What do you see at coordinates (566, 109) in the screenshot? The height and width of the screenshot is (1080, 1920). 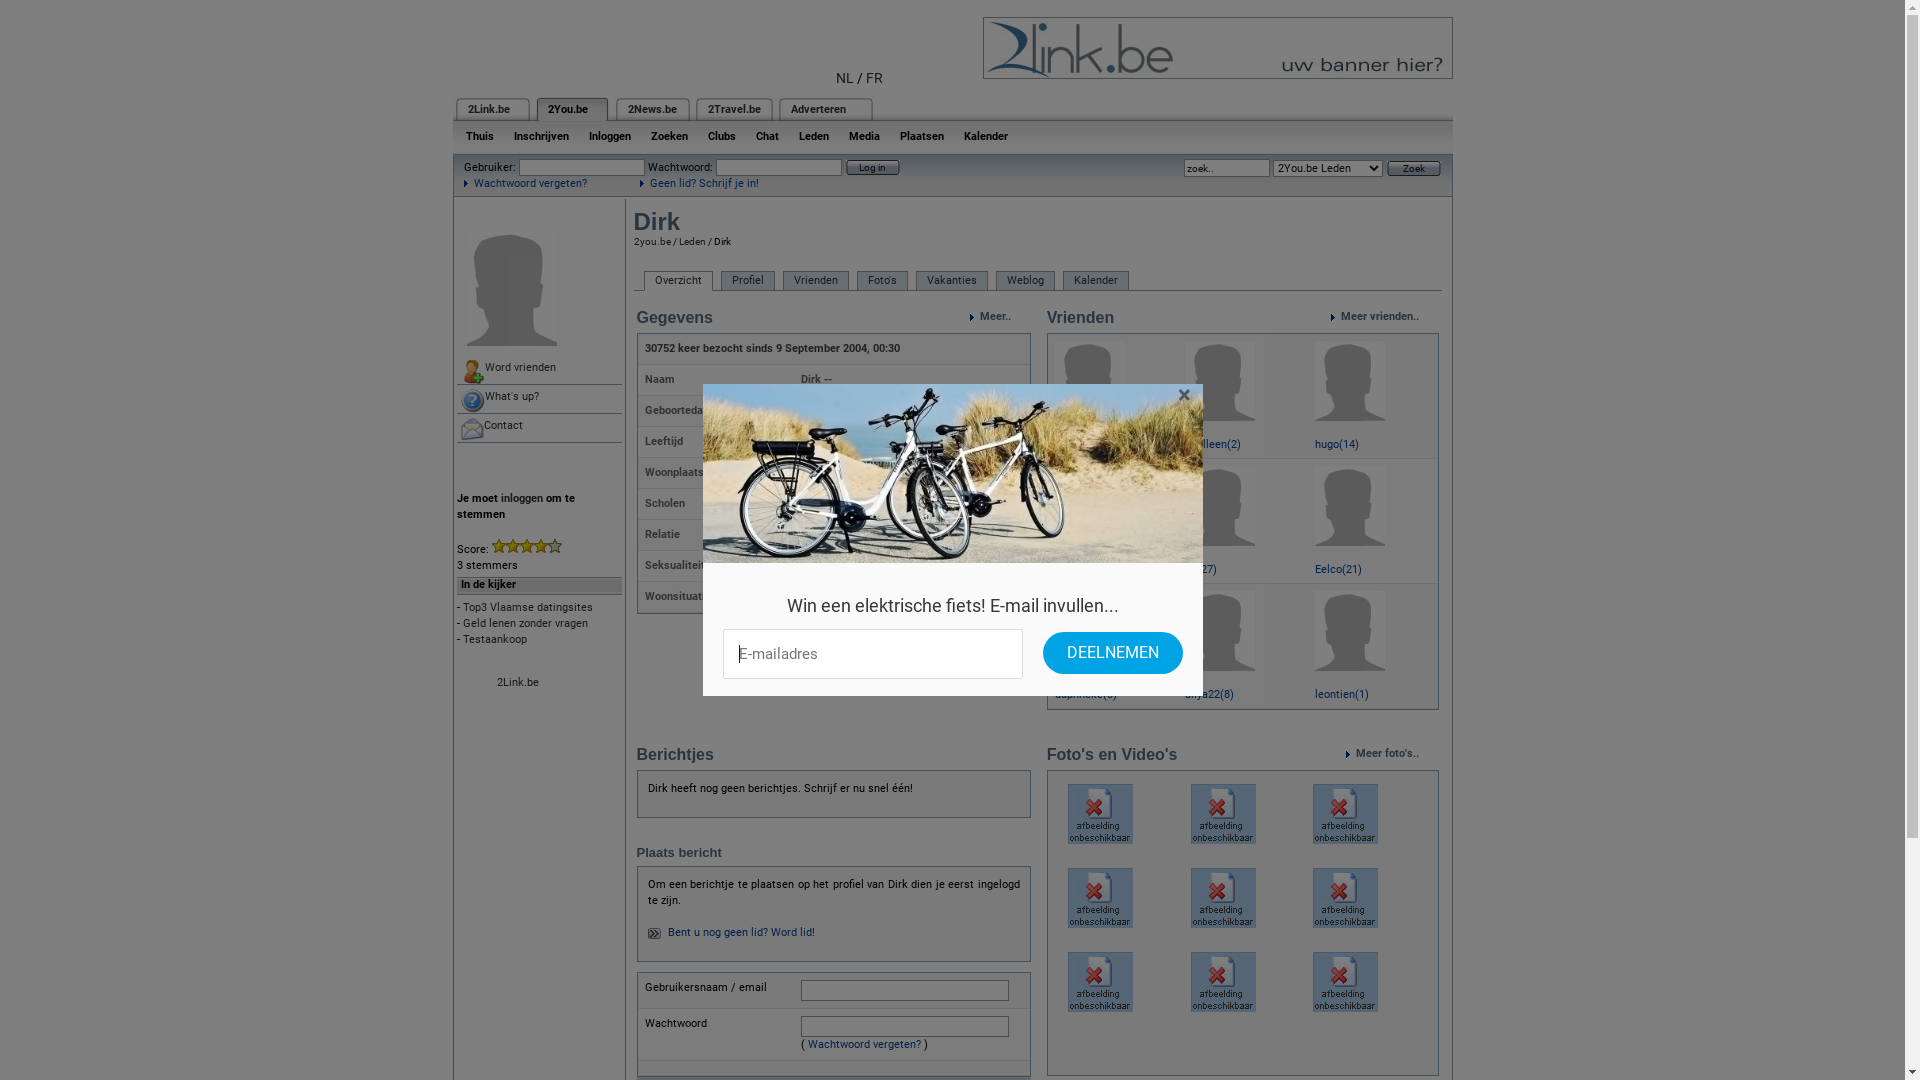 I see `'2You.be'` at bounding box center [566, 109].